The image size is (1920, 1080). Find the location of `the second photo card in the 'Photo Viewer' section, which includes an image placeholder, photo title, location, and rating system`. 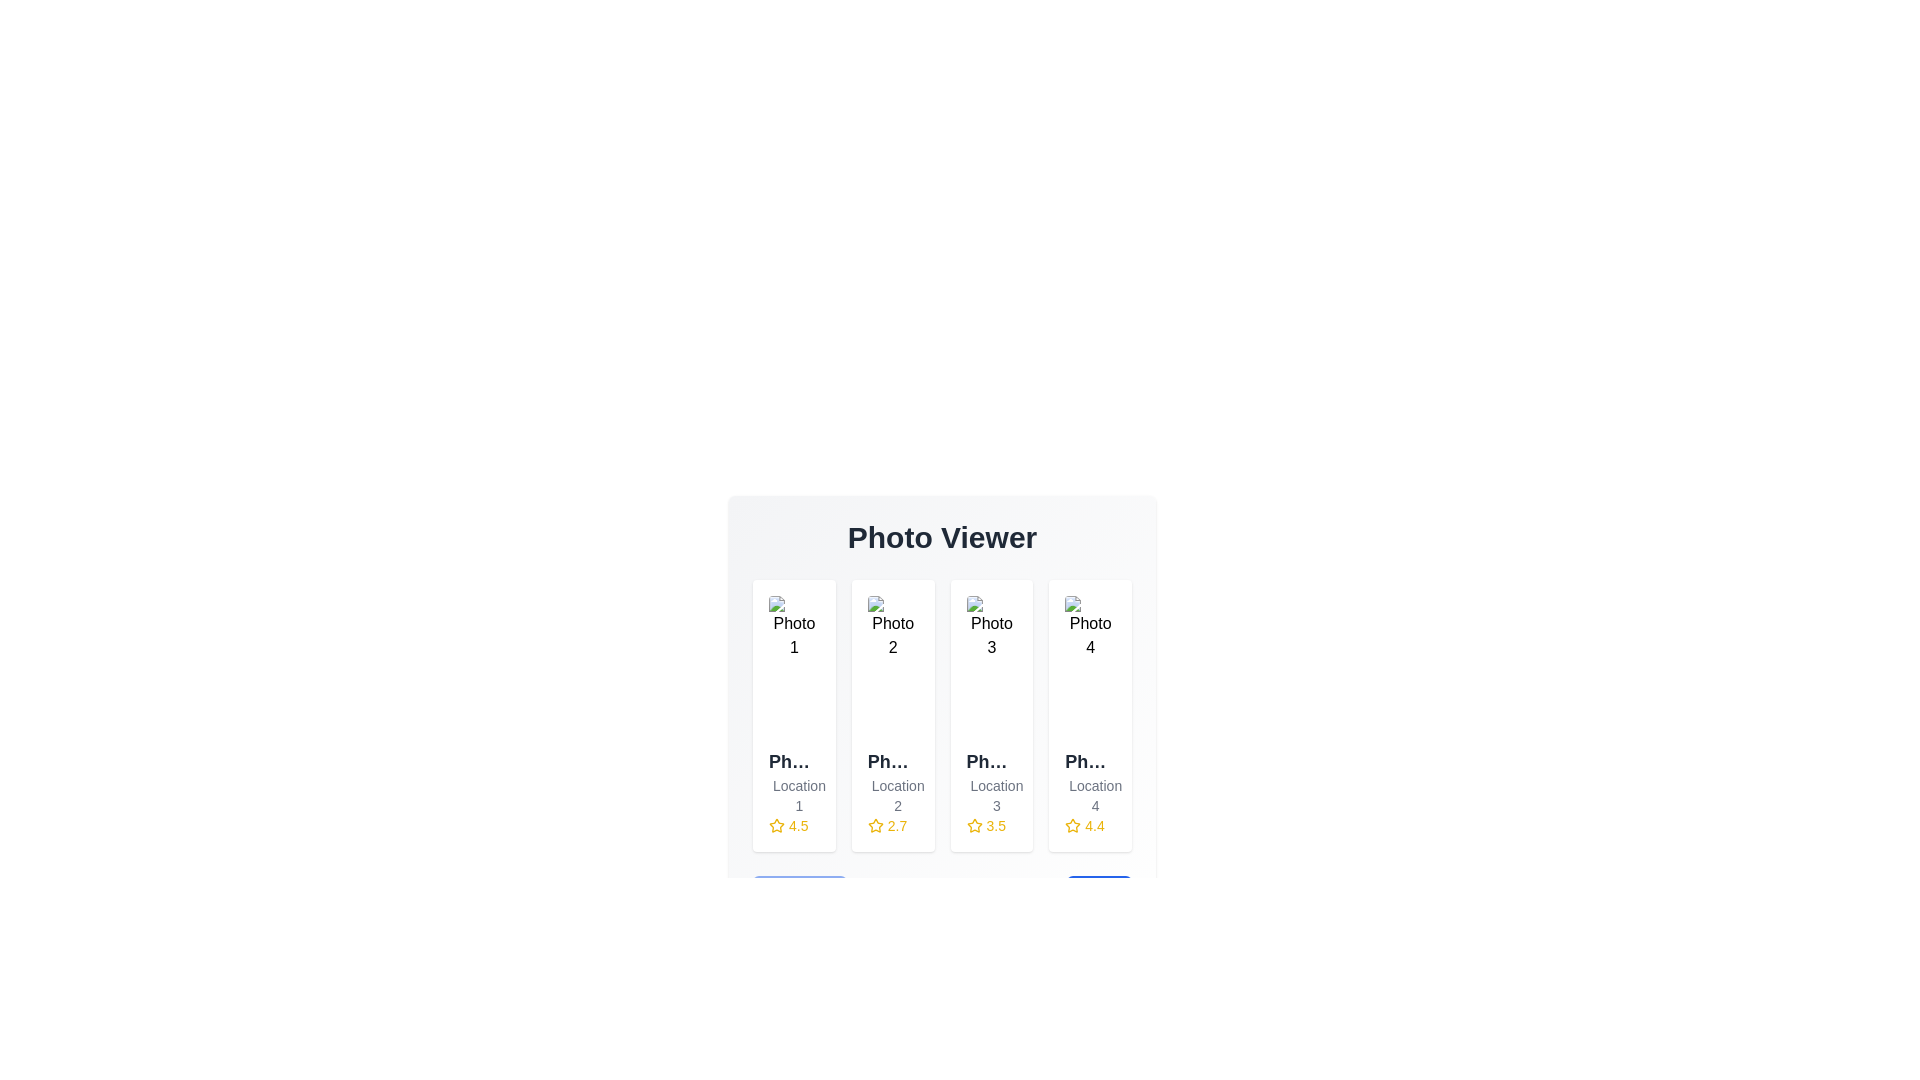

the second photo card in the 'Photo Viewer' section, which includes an image placeholder, photo title, location, and rating system is located at coordinates (941, 728).